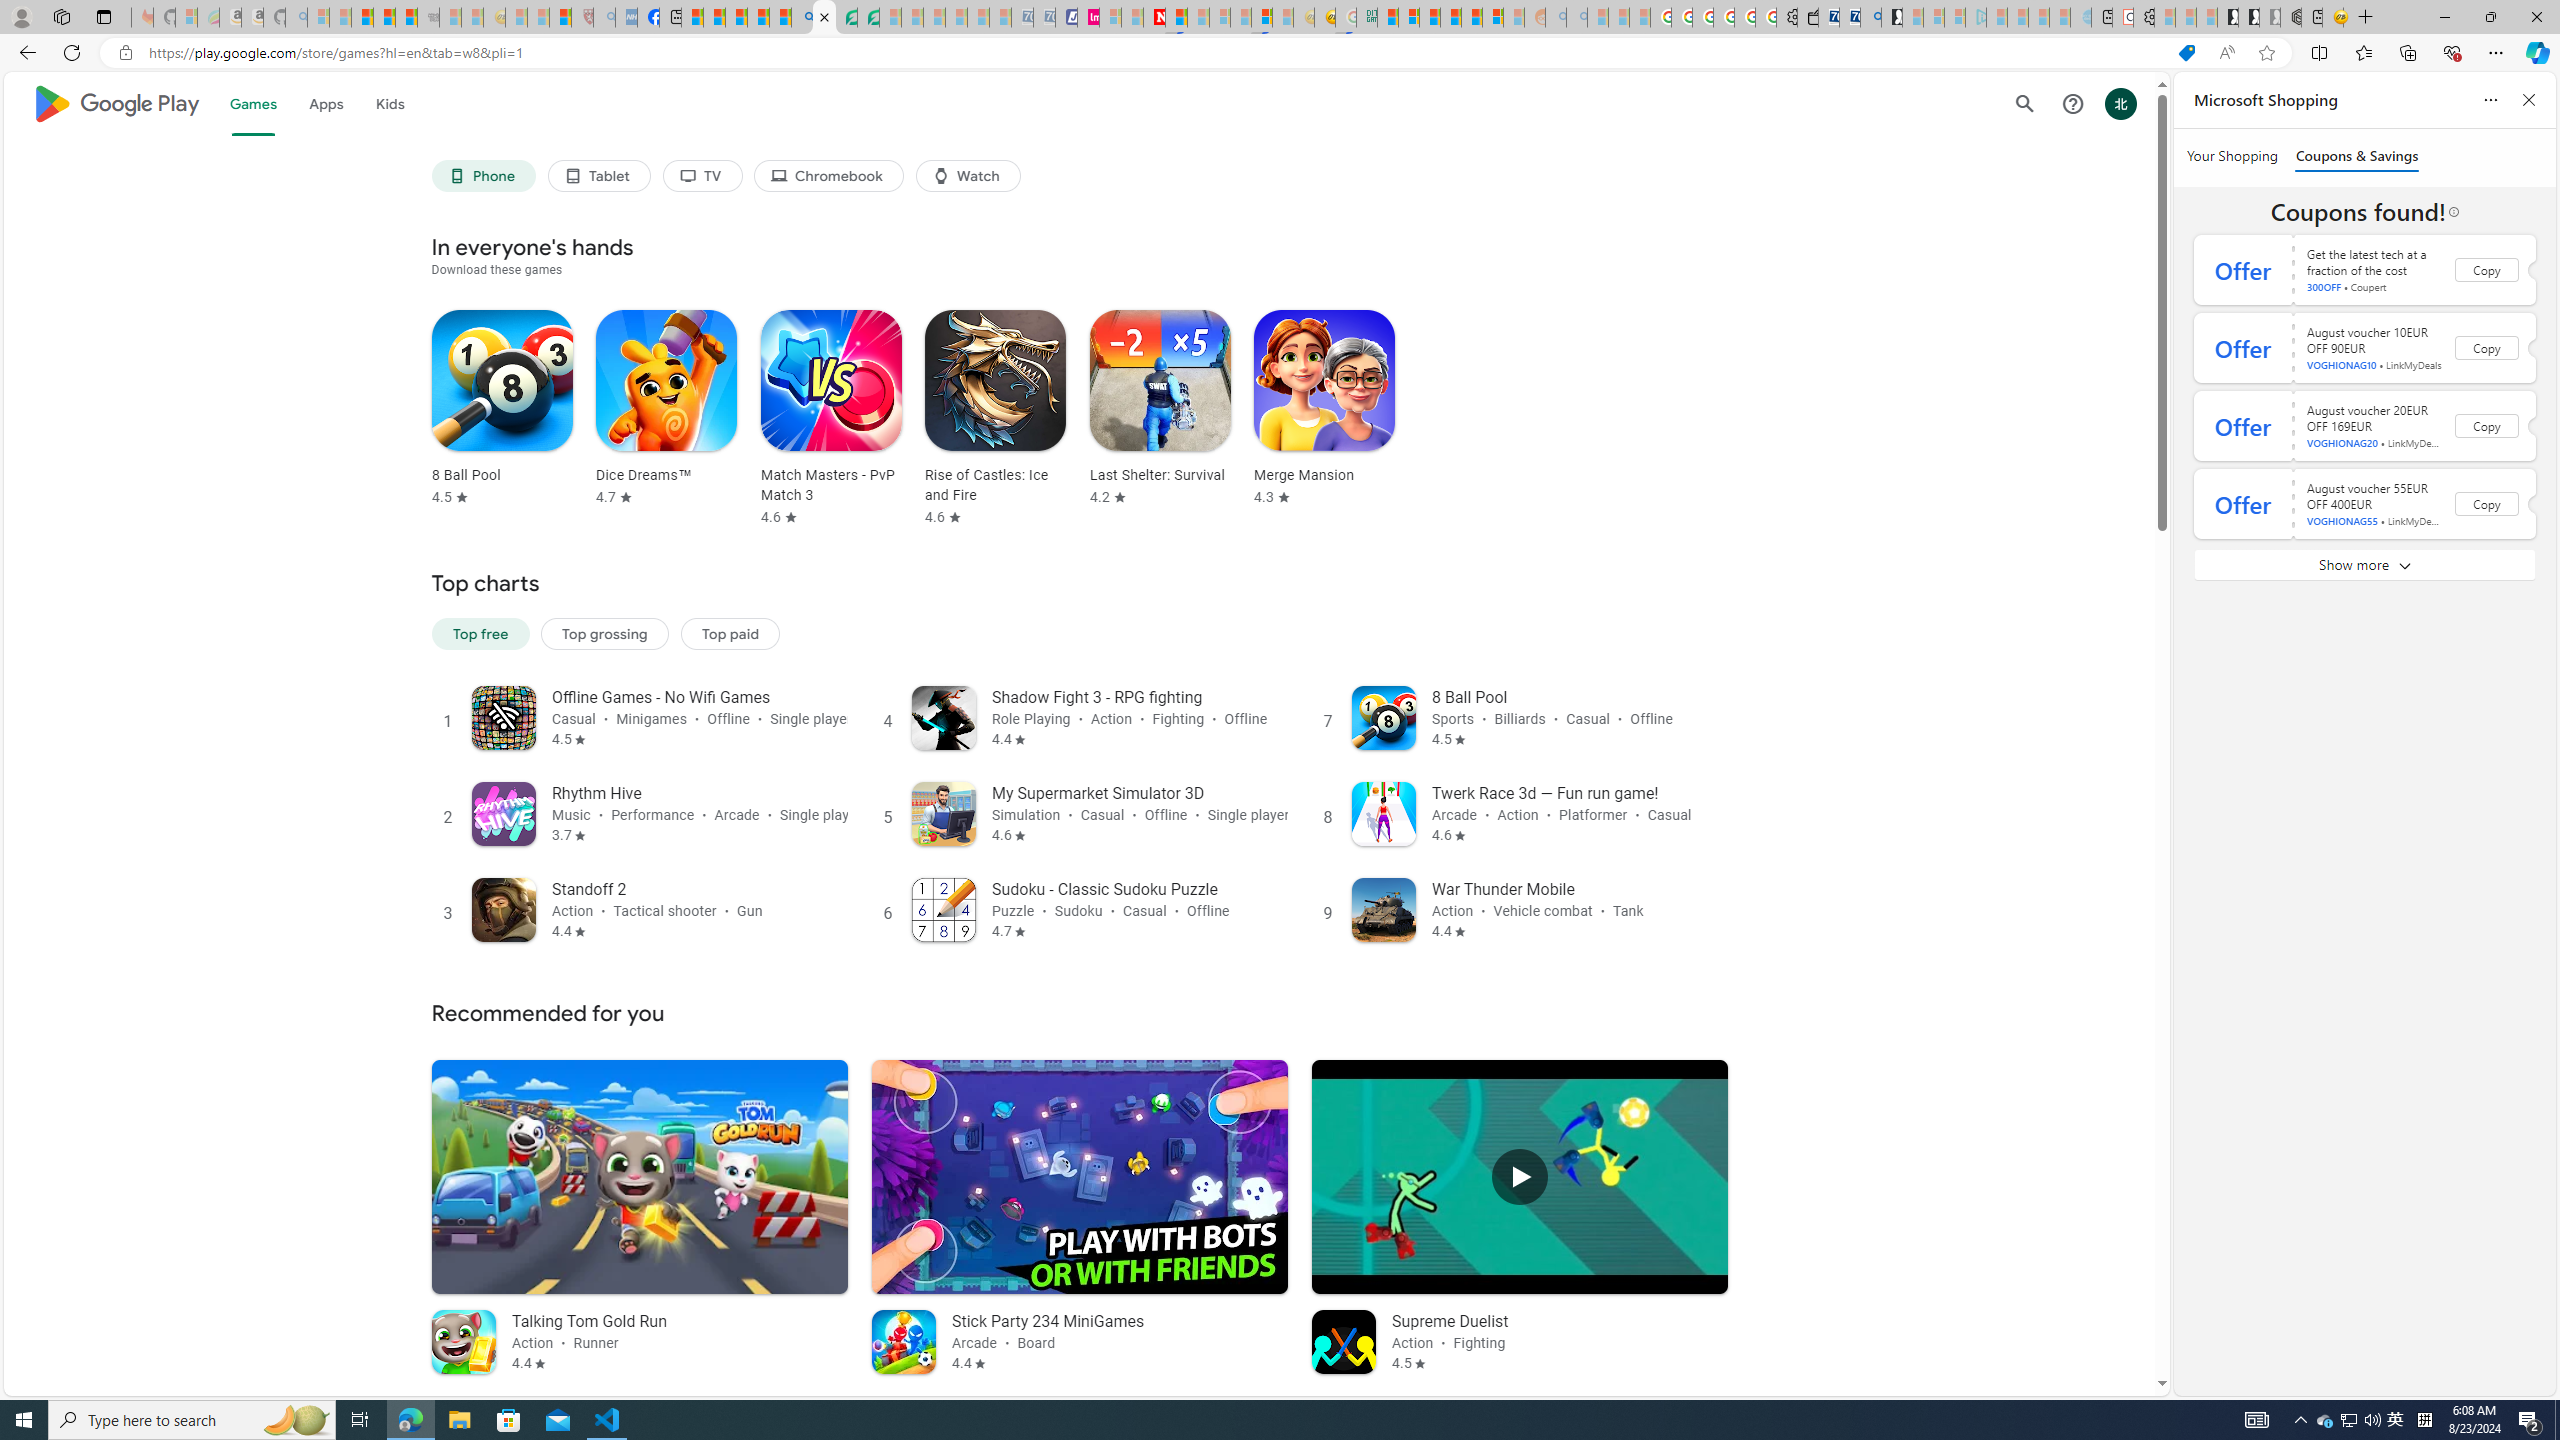 Image resolution: width=2560 pixels, height=1440 pixels. Describe the element at coordinates (1870, 16) in the screenshot. I see `'Bing Real Estate - Home sales and rental listings'` at that location.